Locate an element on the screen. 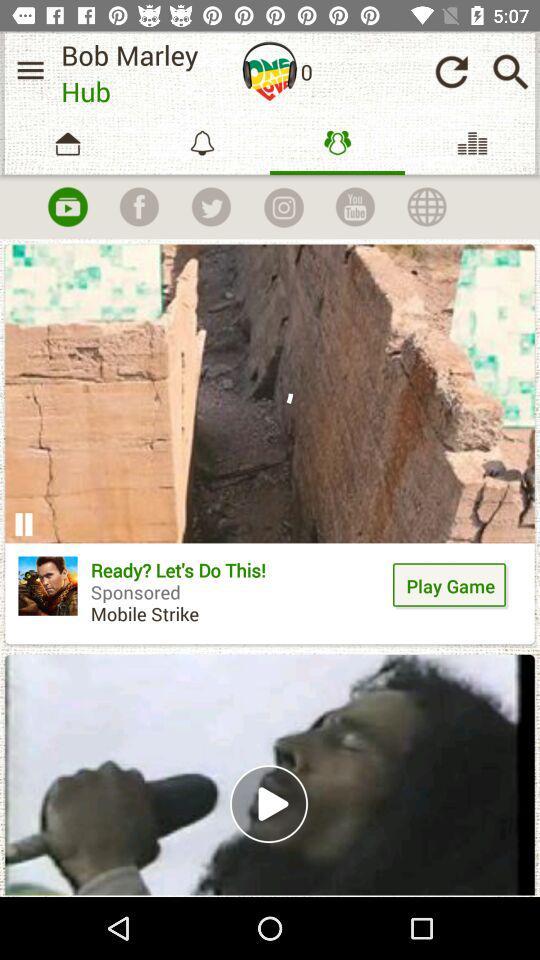 This screenshot has width=540, height=960. the date_range icon is located at coordinates (354, 207).